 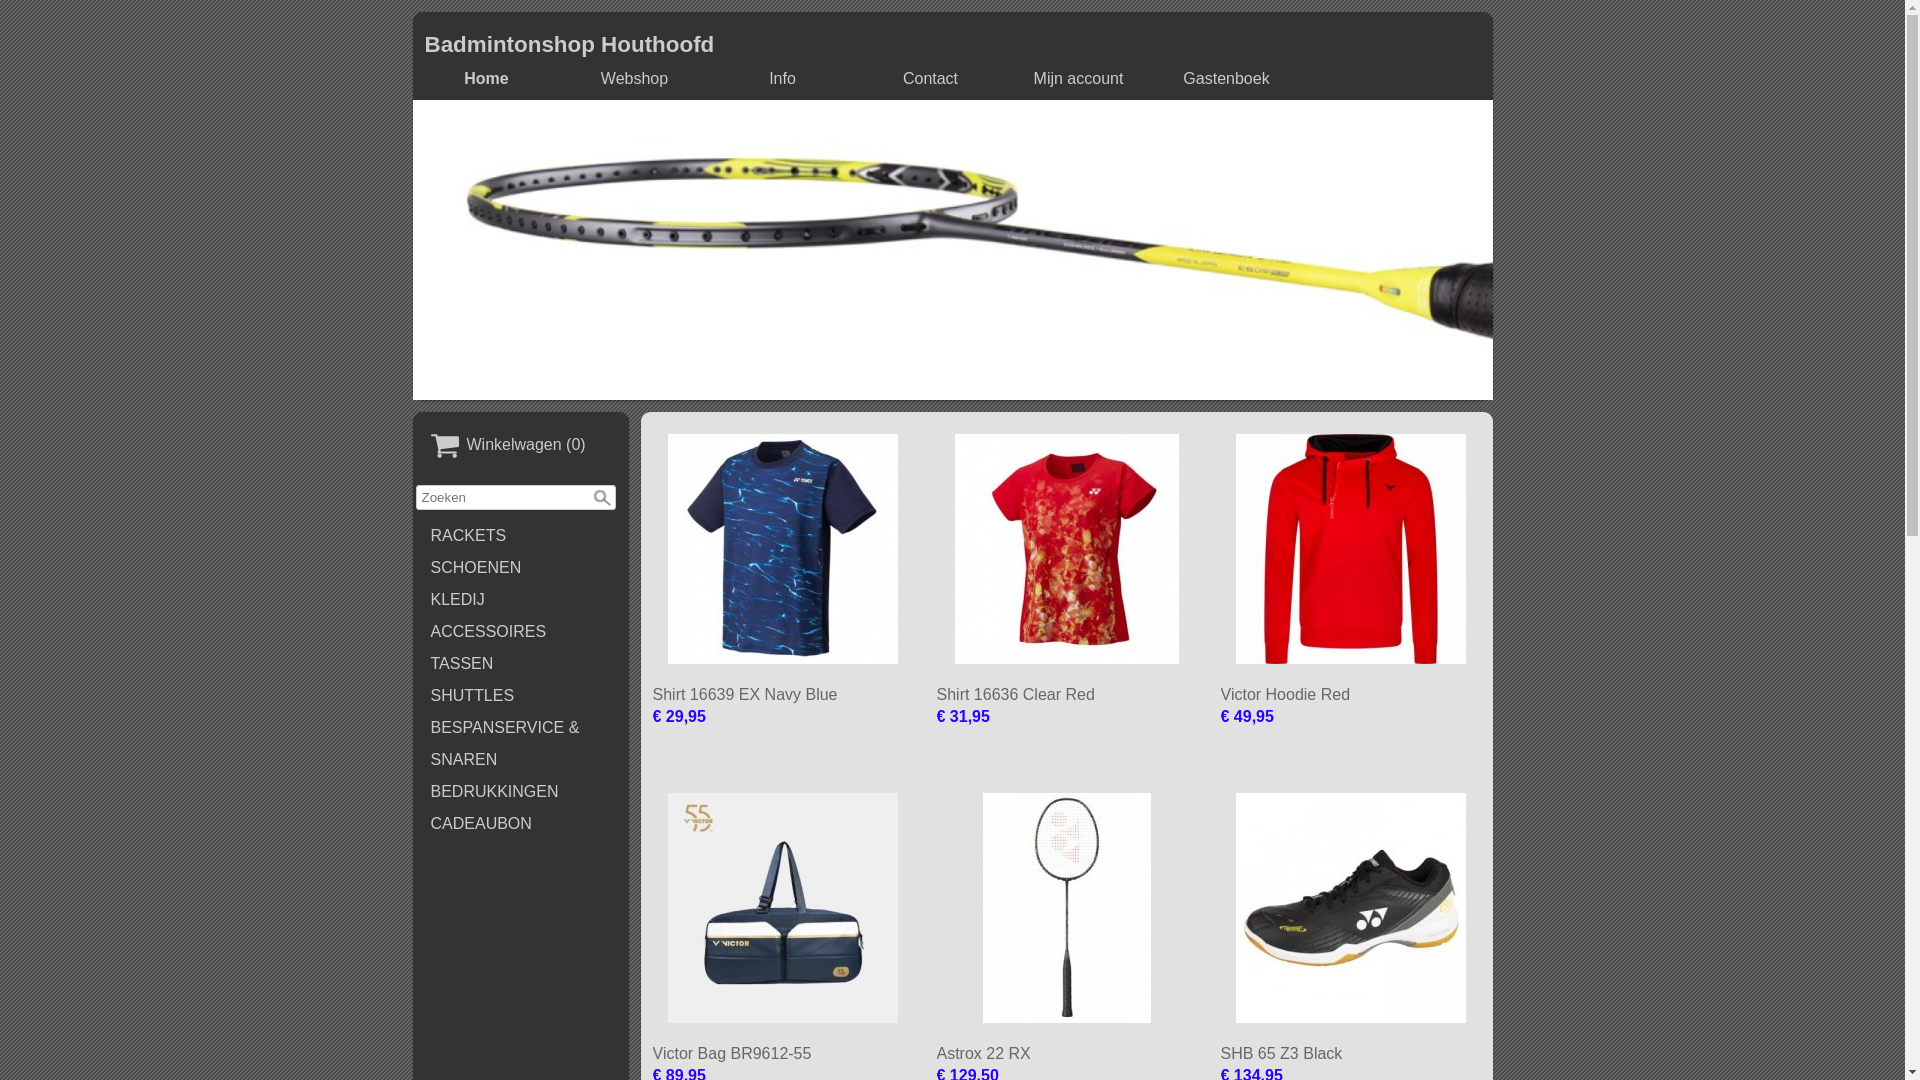 What do you see at coordinates (521, 694) in the screenshot?
I see `'SHUTTLES'` at bounding box center [521, 694].